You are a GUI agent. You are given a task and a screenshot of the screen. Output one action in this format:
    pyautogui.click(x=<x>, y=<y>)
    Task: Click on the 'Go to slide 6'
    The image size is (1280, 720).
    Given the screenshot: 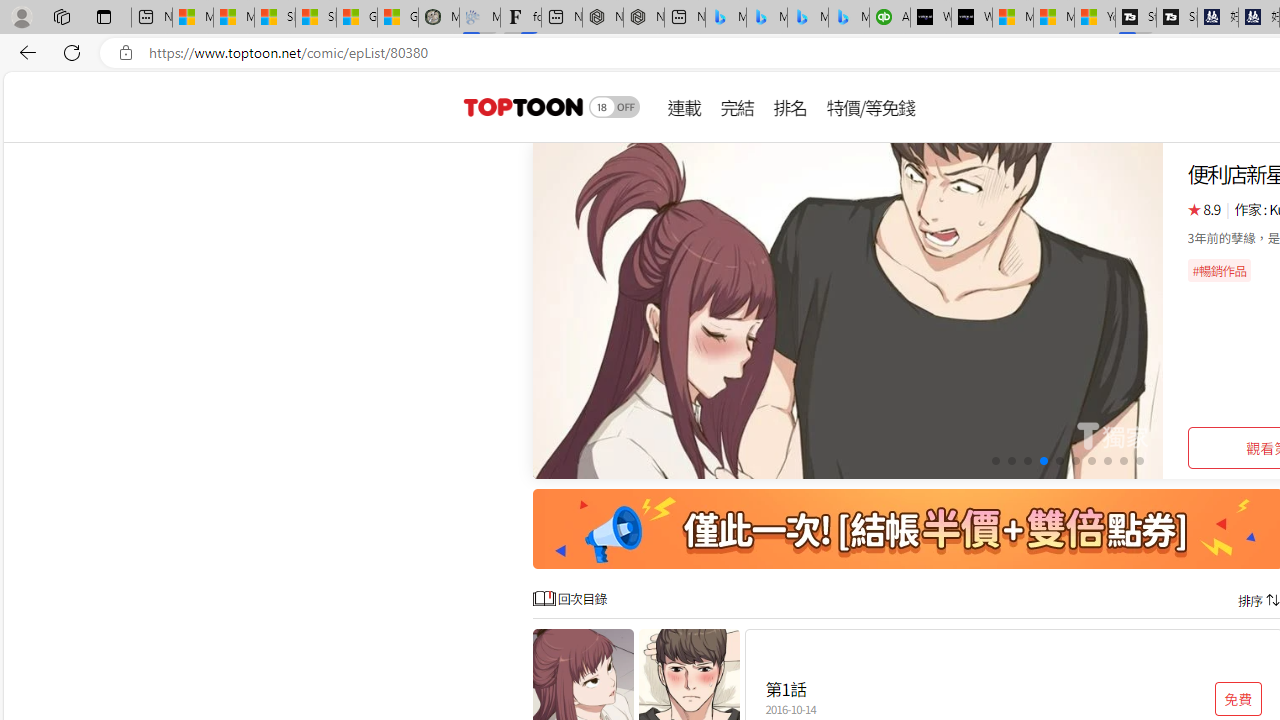 What is the action you would take?
    pyautogui.click(x=1074, y=461)
    